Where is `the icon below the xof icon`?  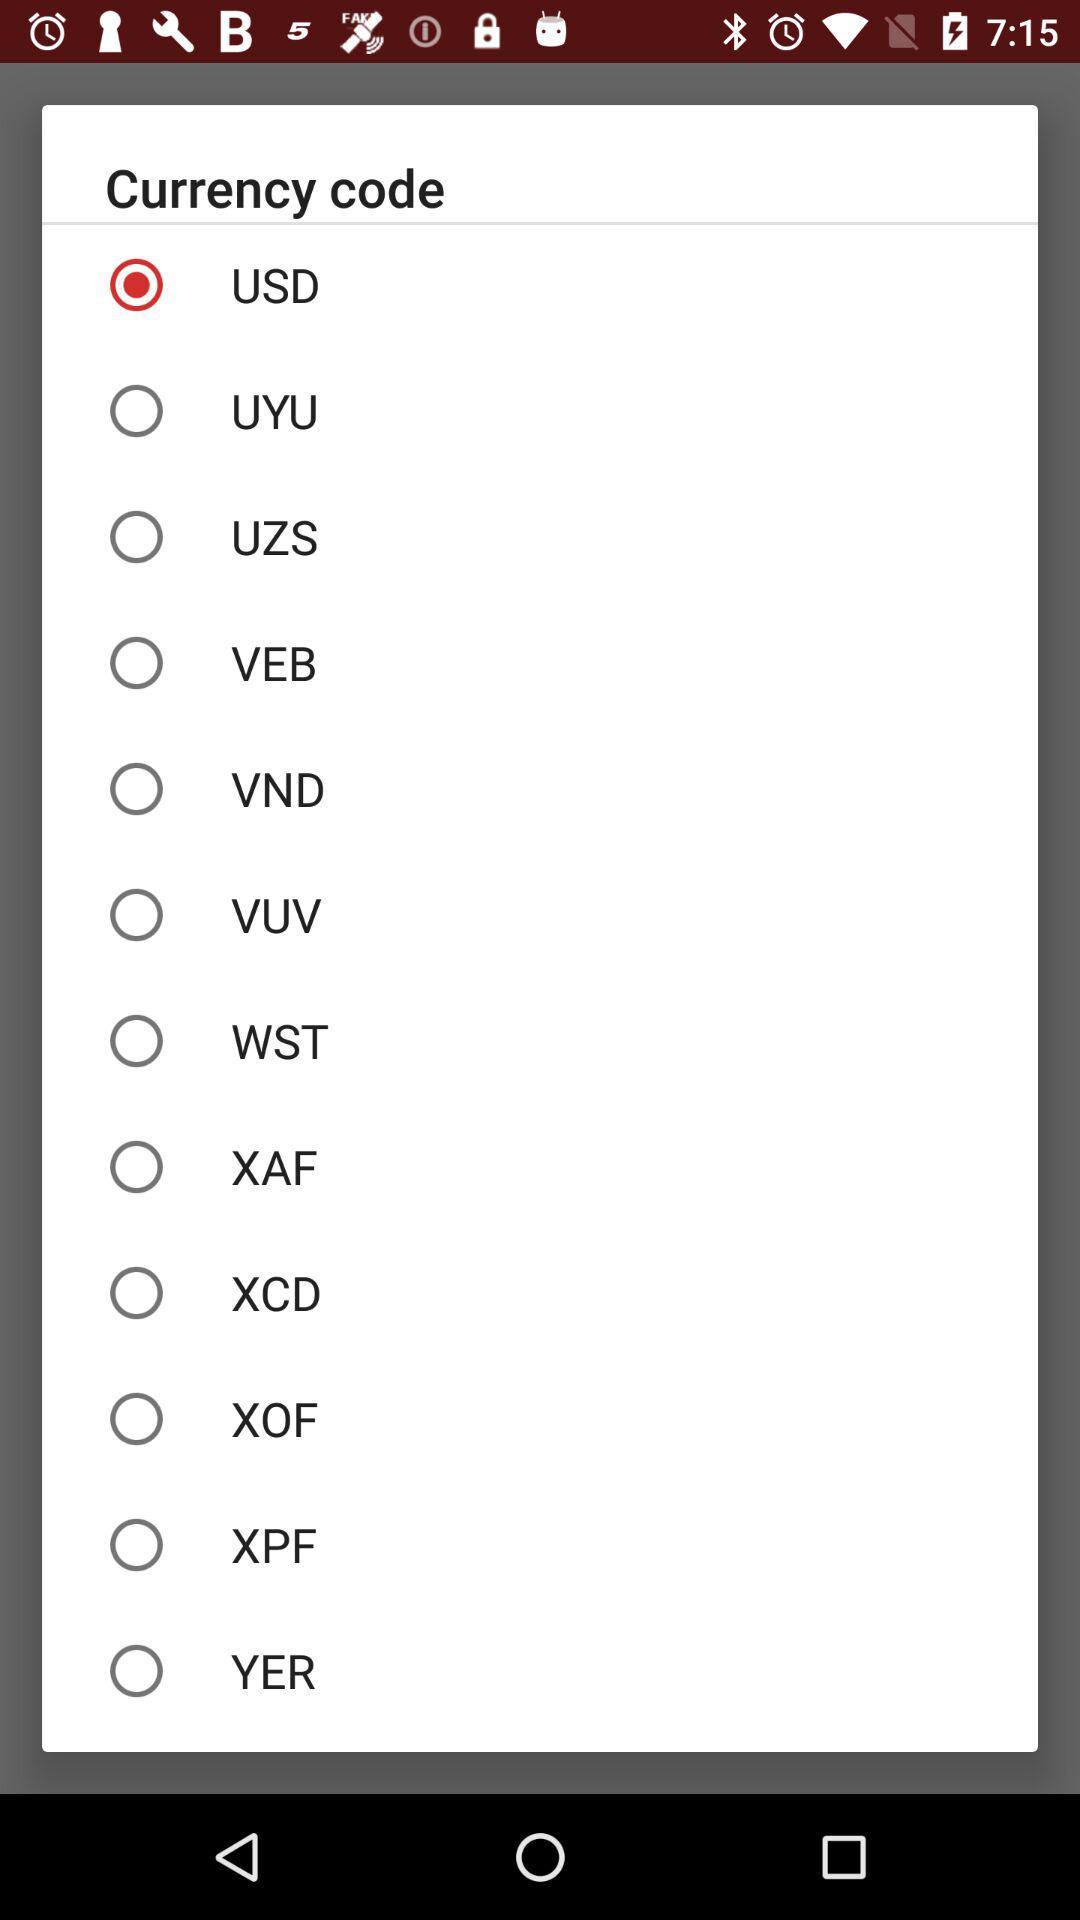 the icon below the xof icon is located at coordinates (540, 1544).